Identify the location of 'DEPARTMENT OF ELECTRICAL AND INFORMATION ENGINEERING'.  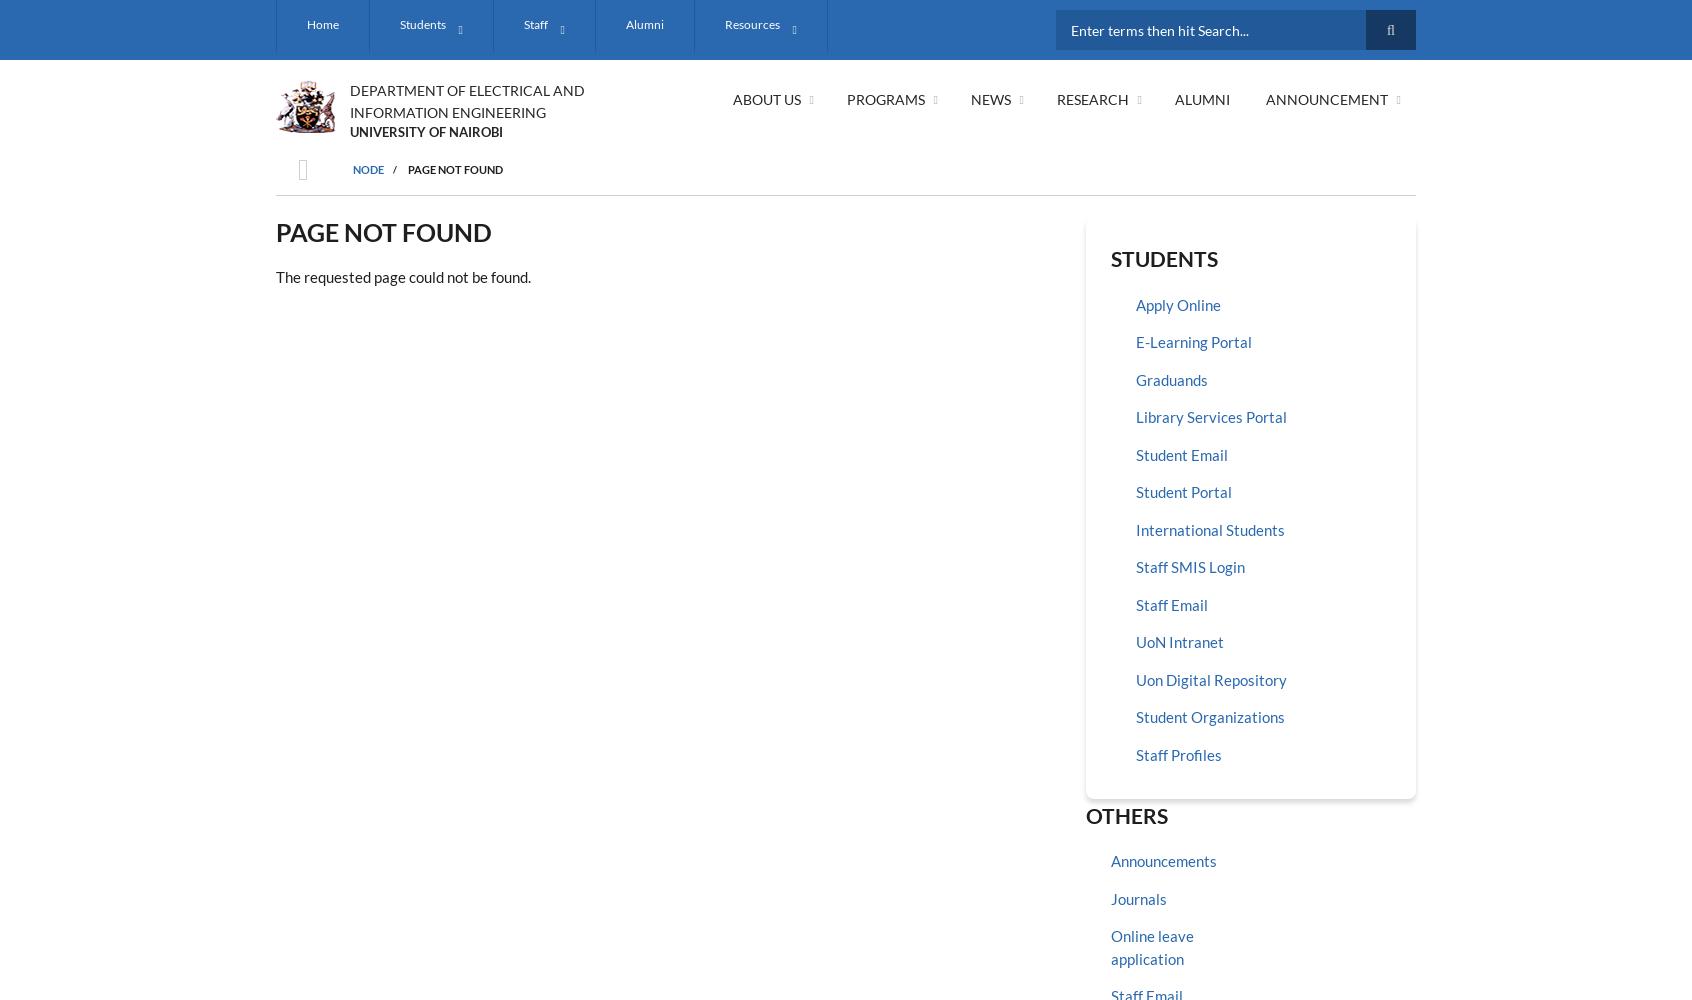
(466, 100).